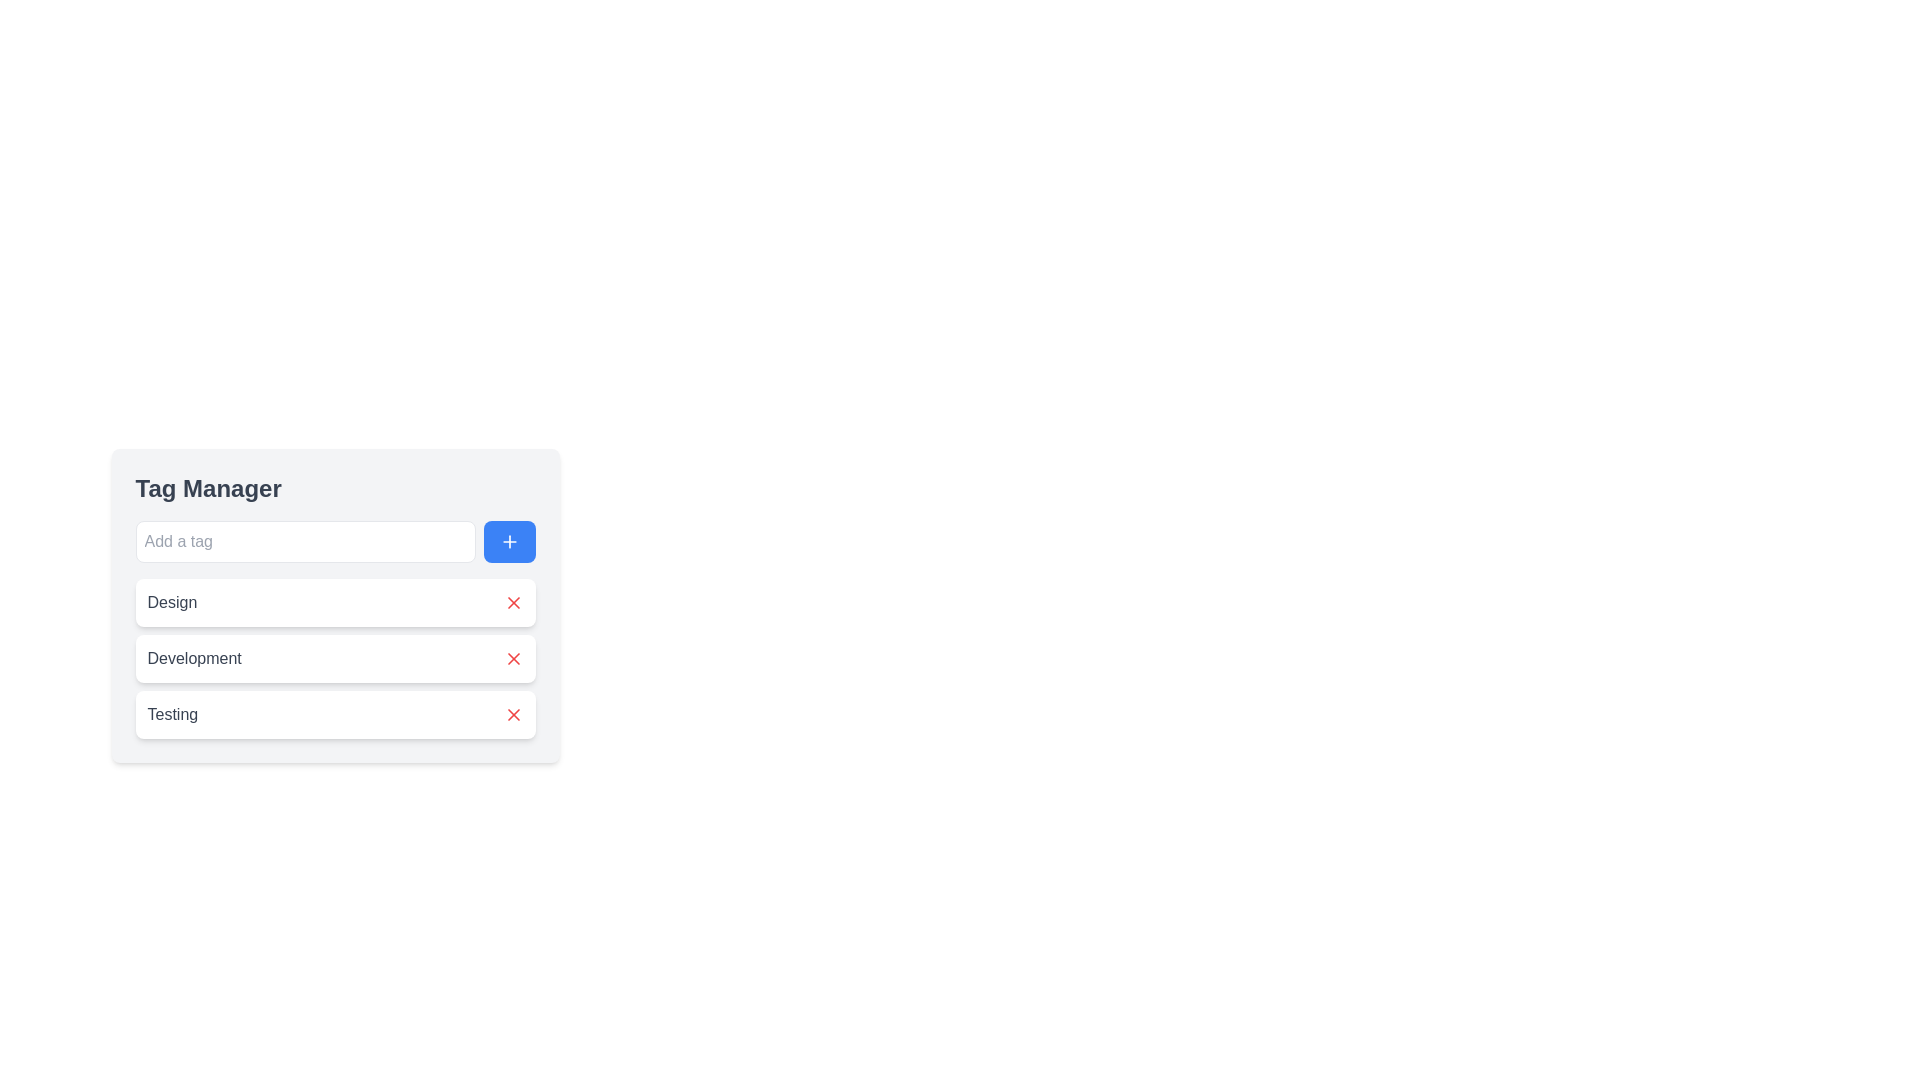 The image size is (1920, 1080). I want to click on the small blue circular button with a white plus sign, located to the right of the 'Add a tag' input field in the 'Tag Manager' section, so click(509, 542).